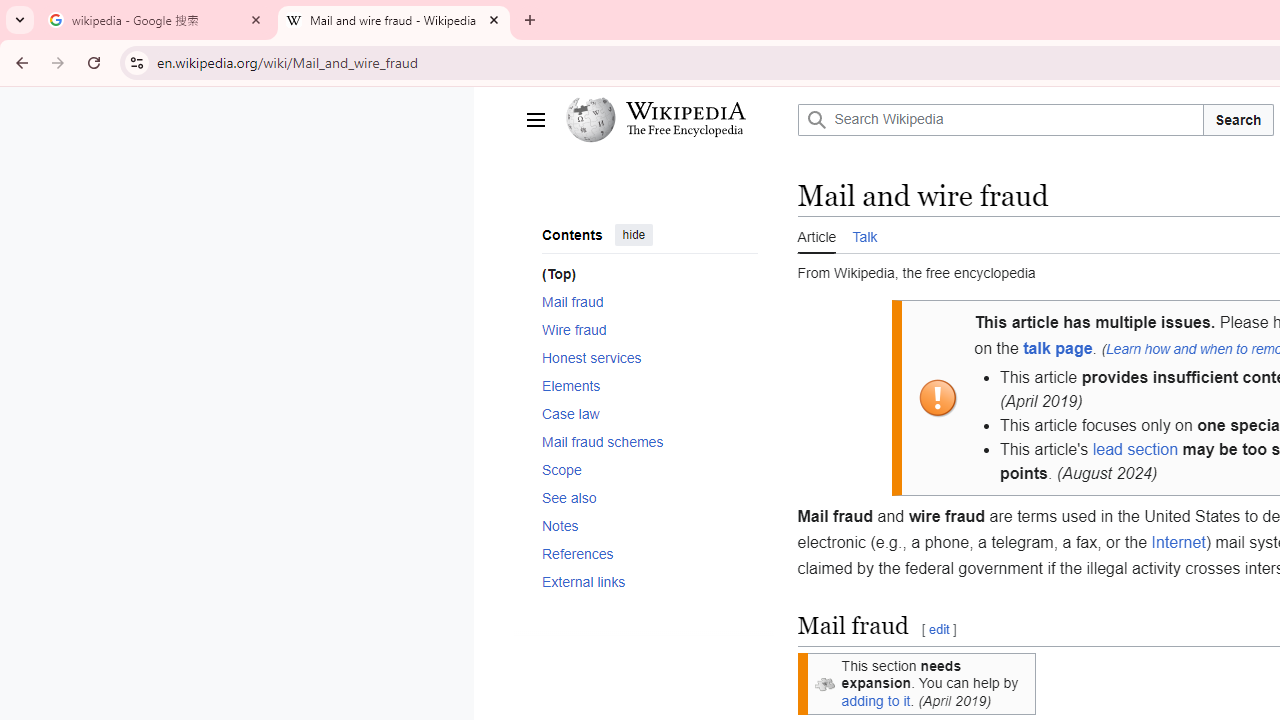 This screenshot has width=1280, height=720. I want to click on 'AutomationID: toc-Wire_fraud', so click(643, 328).